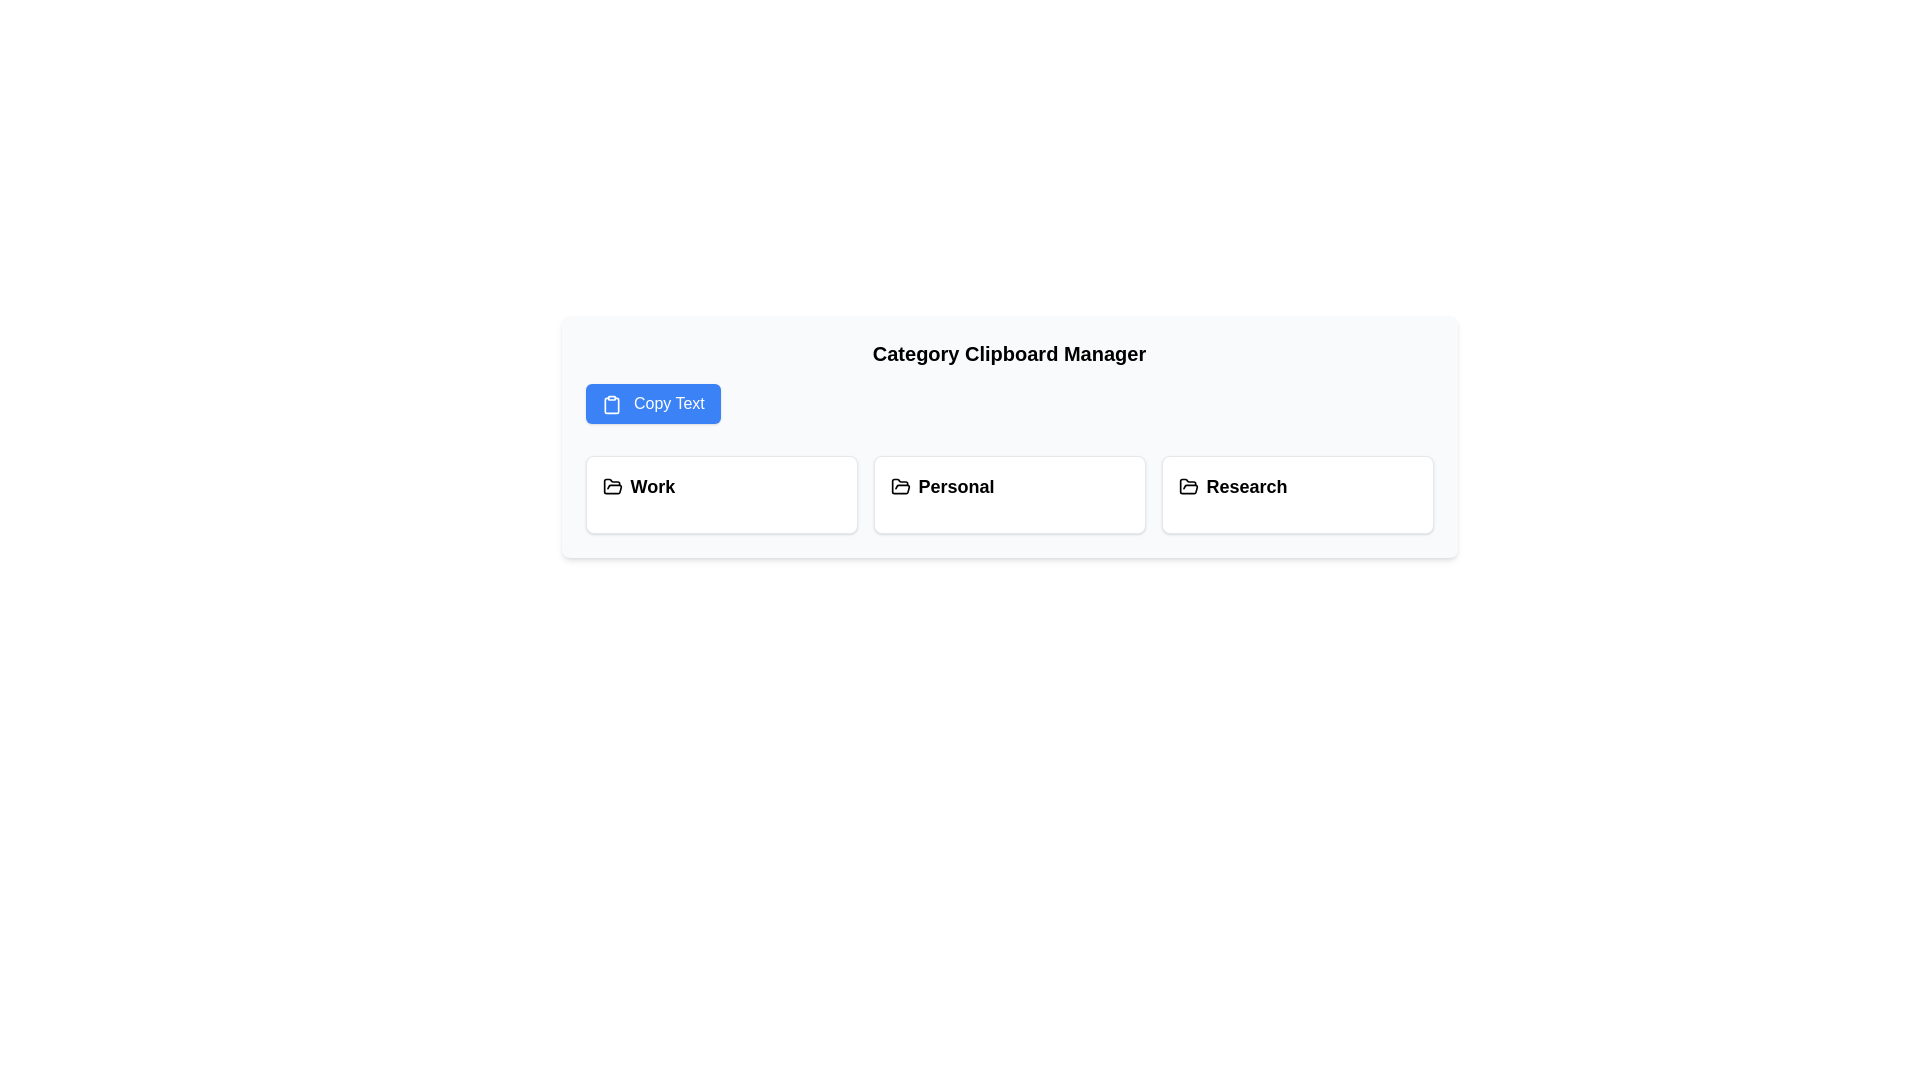  I want to click on the 'Personal' folder icon, which is a minimal SVG icon located to the left of the 'Personal' label, so click(899, 486).